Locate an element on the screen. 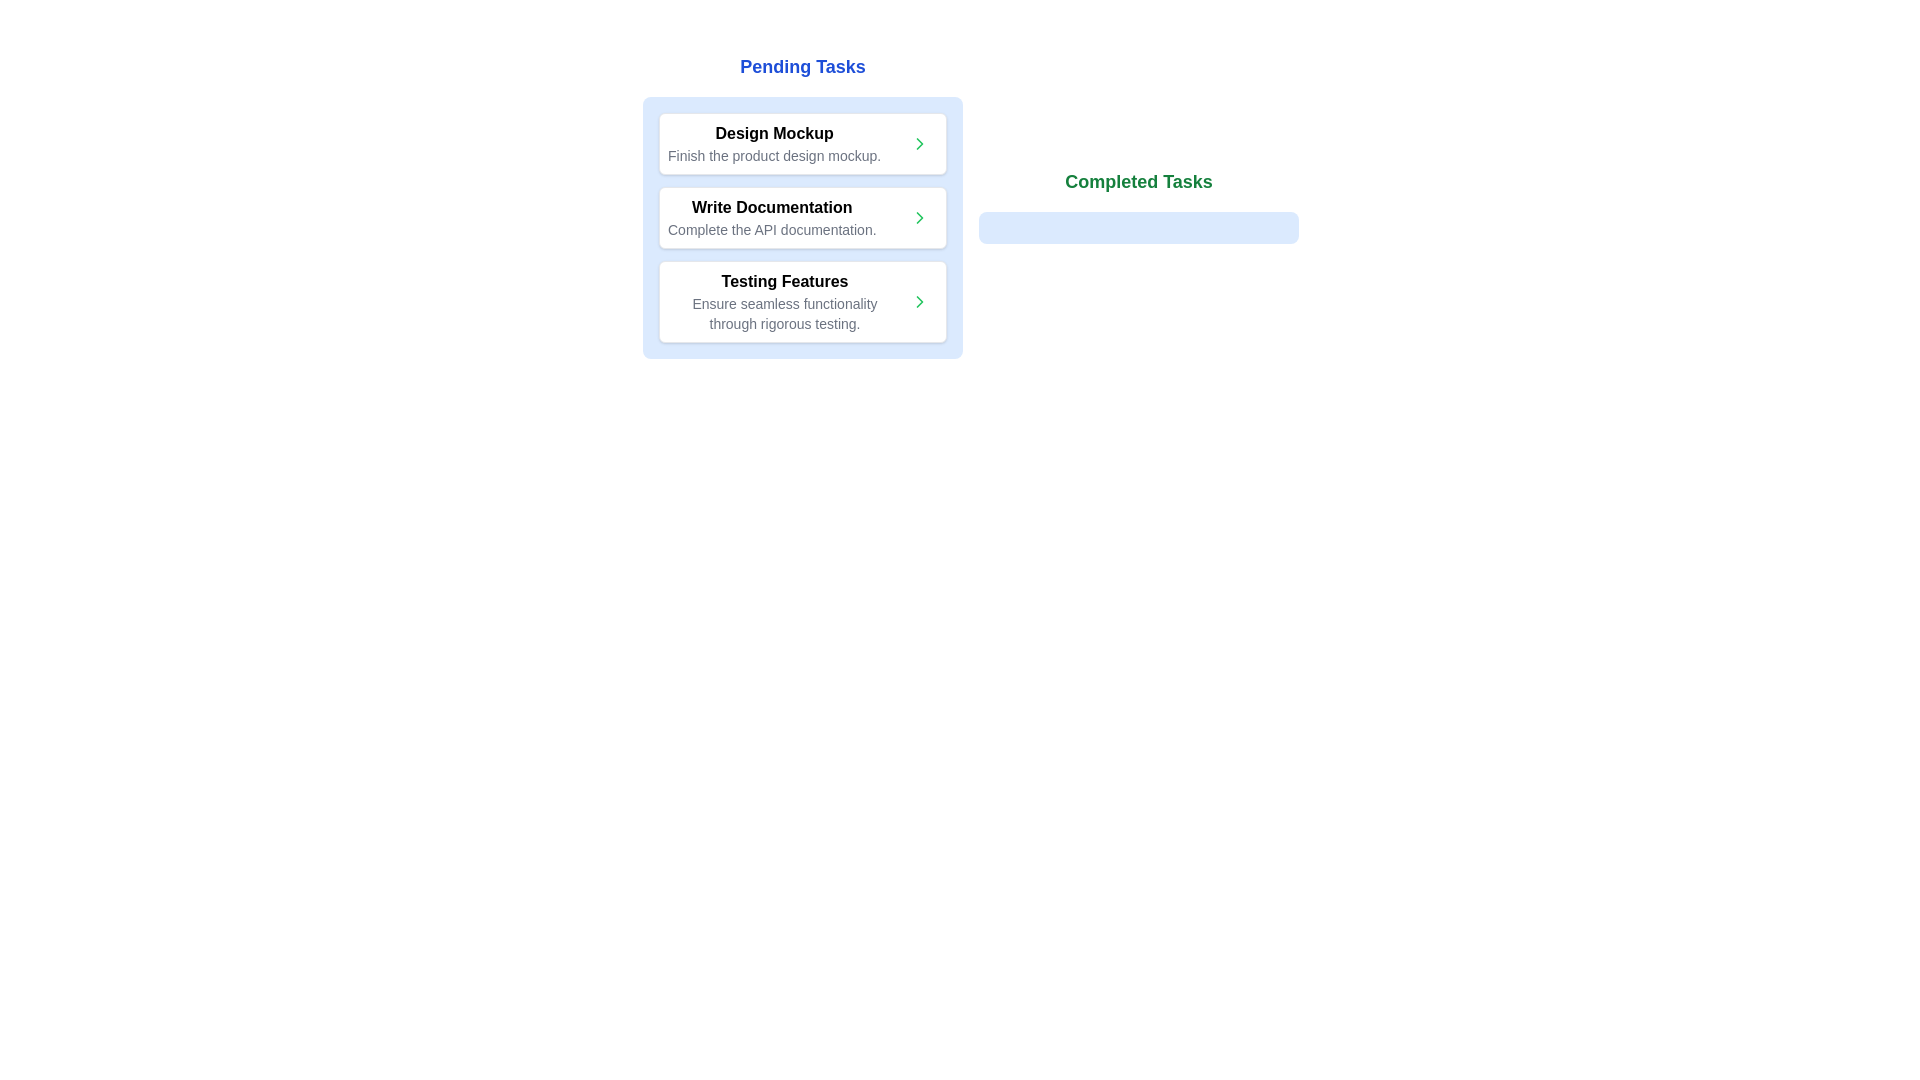 The height and width of the screenshot is (1080, 1920). green button with the right arrow icon next to the task 'Write Documentation' in the pending tasks list is located at coordinates (919, 218).